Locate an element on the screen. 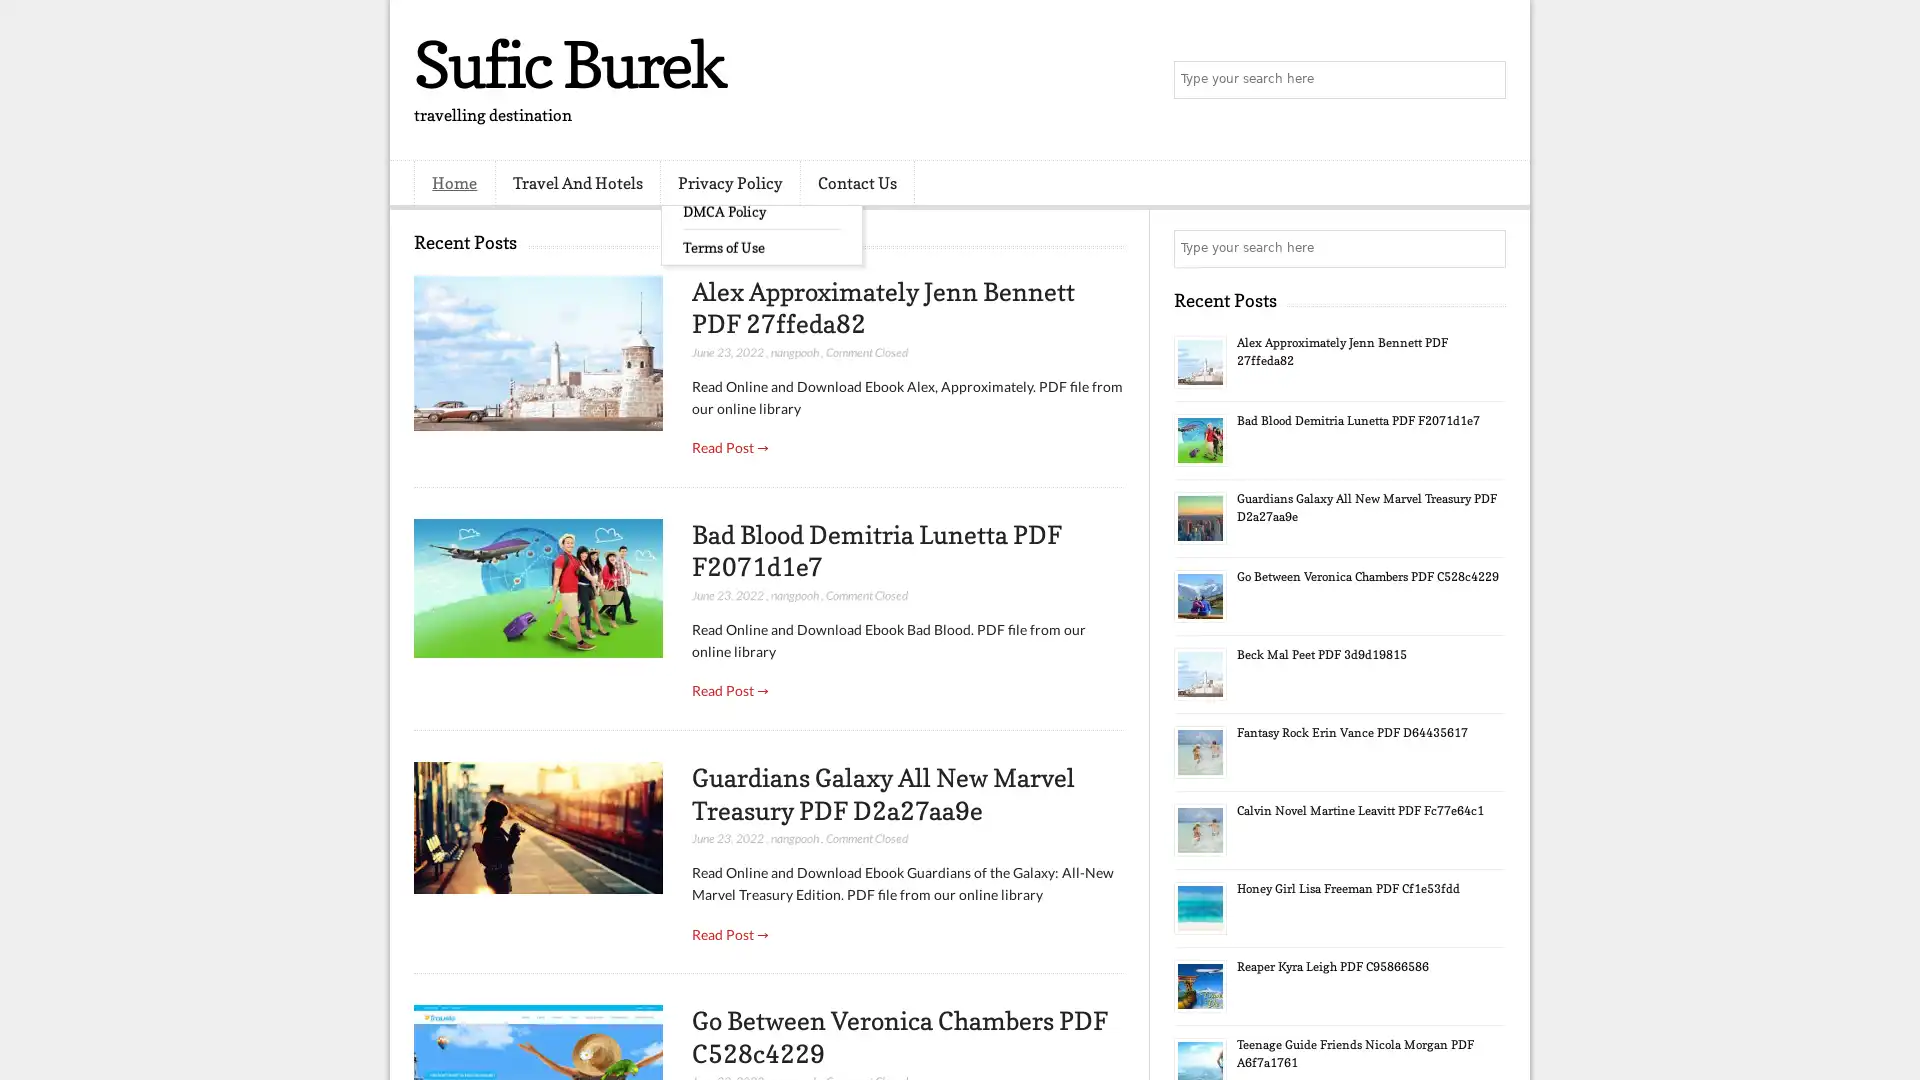 The width and height of the screenshot is (1920, 1080). Search is located at coordinates (1485, 248).